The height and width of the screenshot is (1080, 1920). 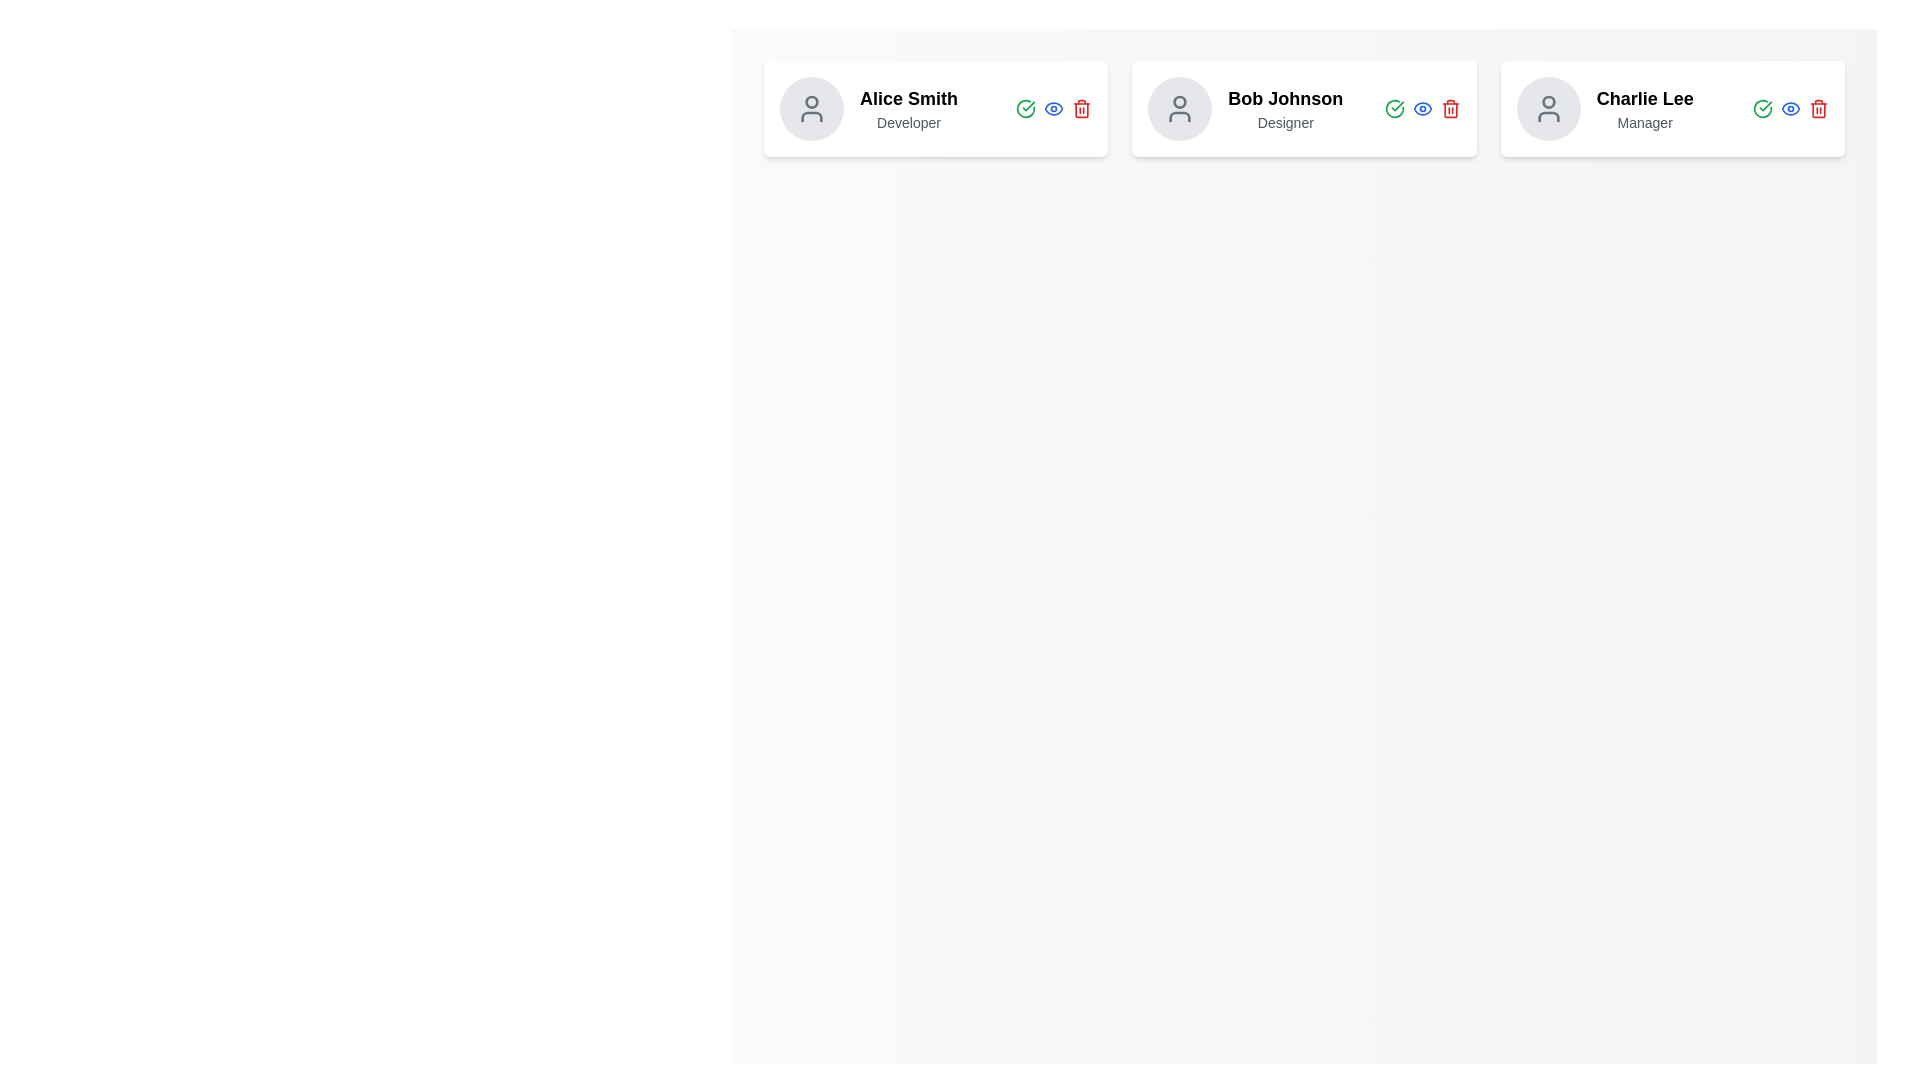 What do you see at coordinates (1762, 108) in the screenshot?
I see `the circular green icon with a checkmark located in the profile card of Charlie Lee, the Manager` at bounding box center [1762, 108].